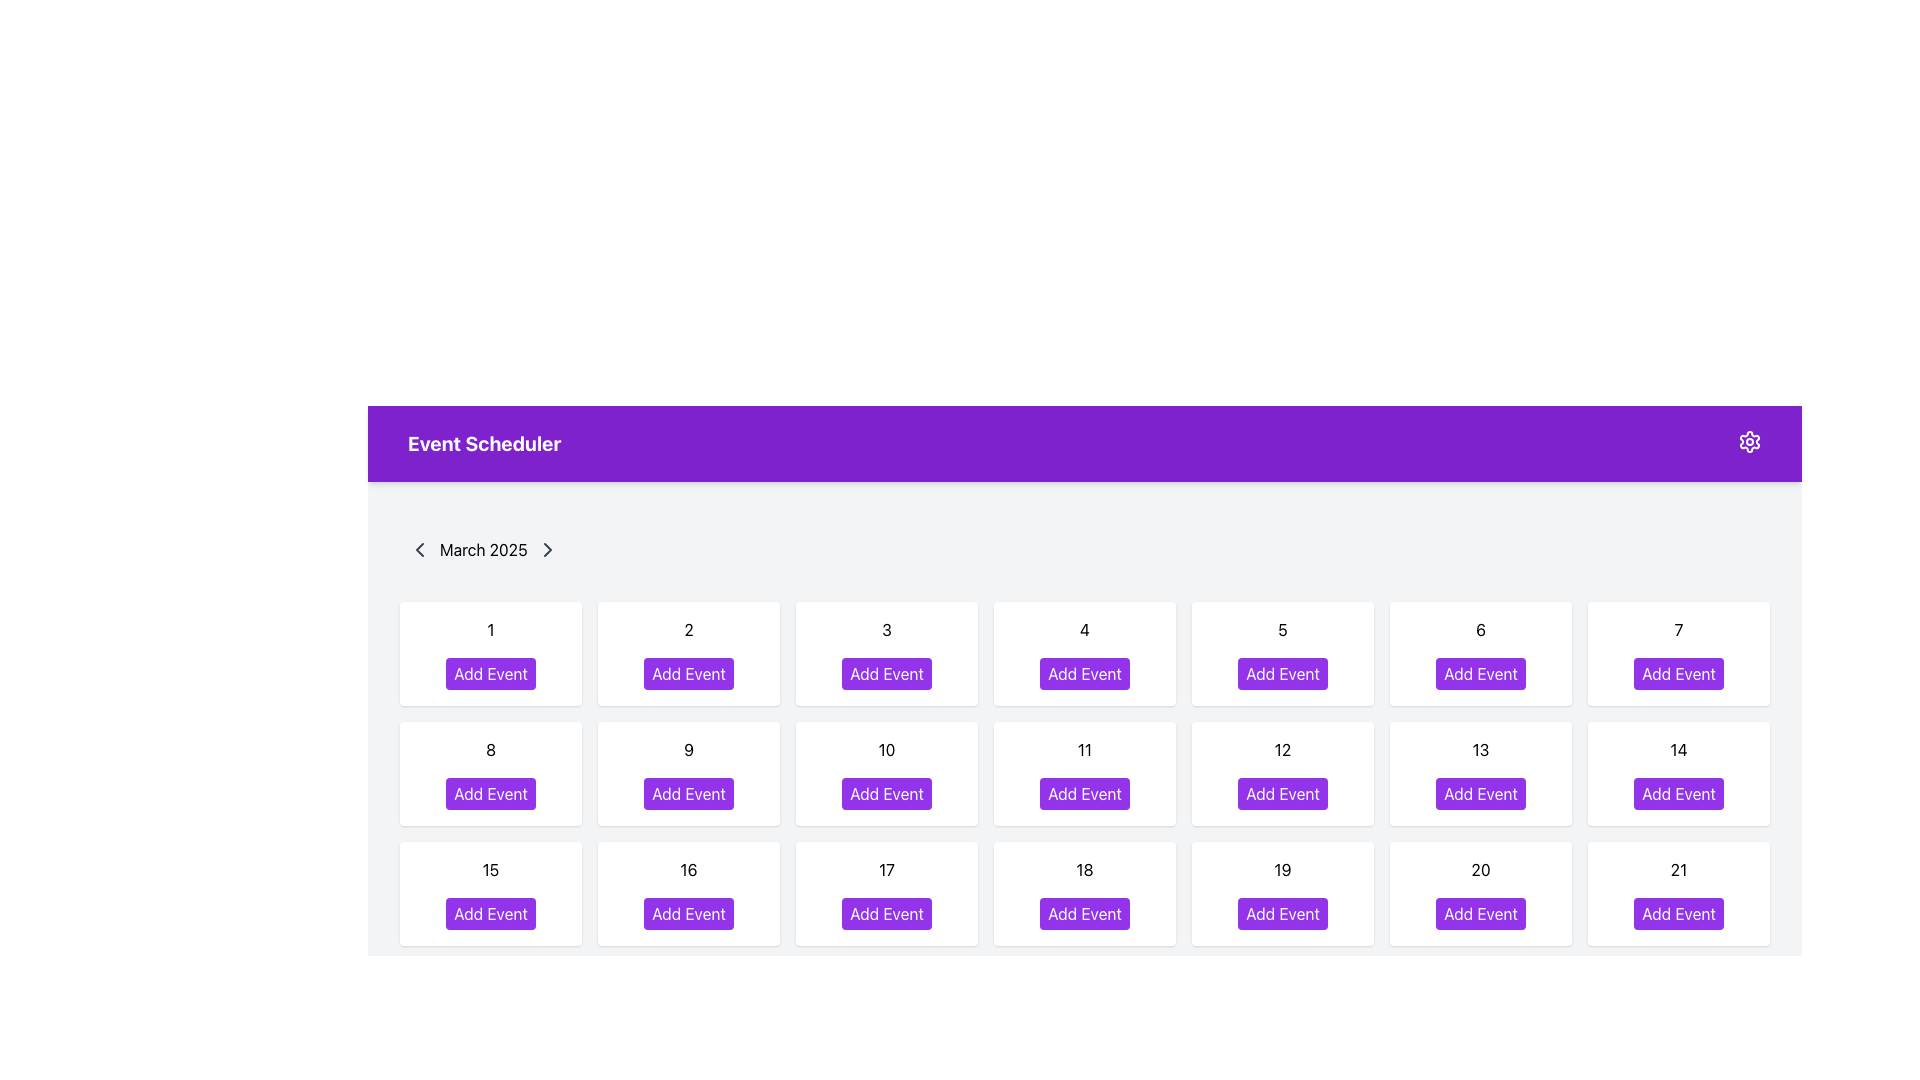 Image resolution: width=1920 pixels, height=1080 pixels. Describe the element at coordinates (1282, 773) in the screenshot. I see `the interactive button of the Calendar day widget representing the 12th day of the month, located in the fifth column of the third row of the calendar grid` at that location.